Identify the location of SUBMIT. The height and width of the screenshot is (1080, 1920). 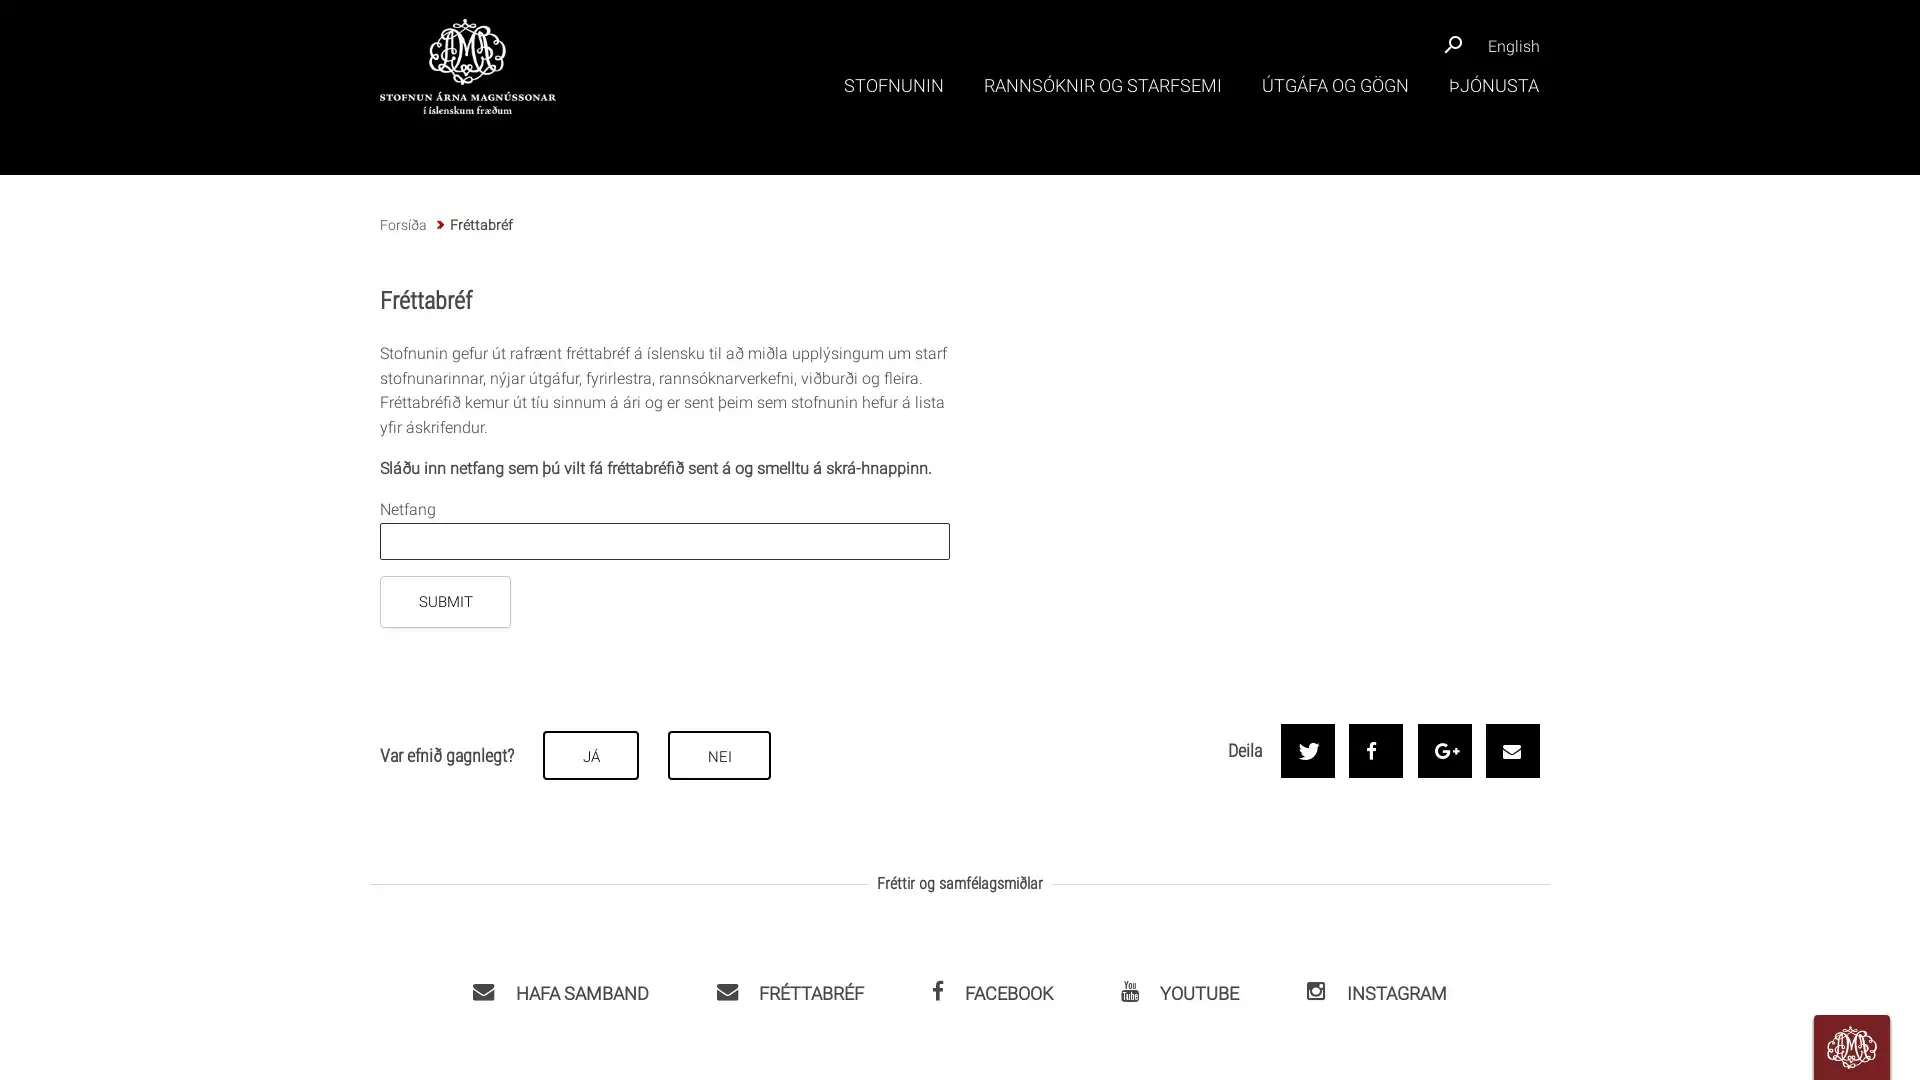
(444, 600).